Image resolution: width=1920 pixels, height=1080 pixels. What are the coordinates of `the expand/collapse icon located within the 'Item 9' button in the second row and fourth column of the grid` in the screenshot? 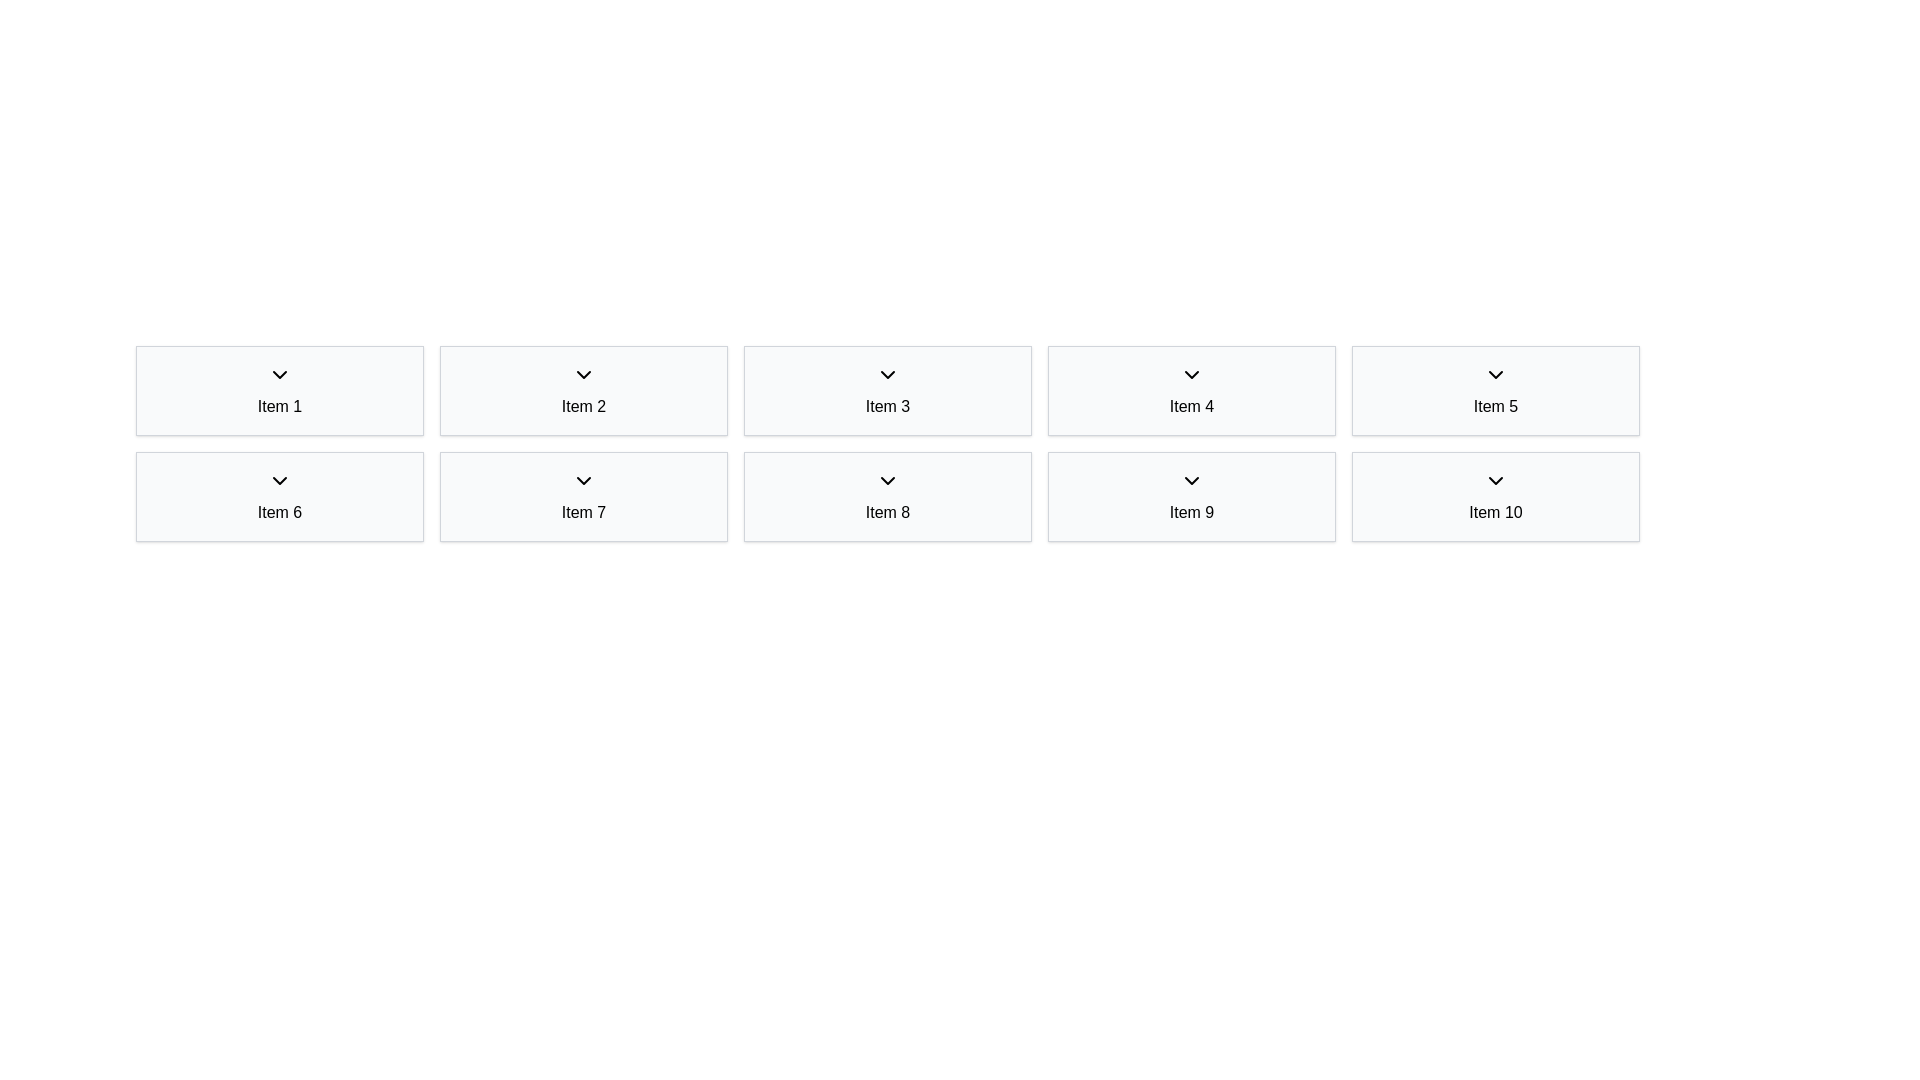 It's located at (1191, 481).